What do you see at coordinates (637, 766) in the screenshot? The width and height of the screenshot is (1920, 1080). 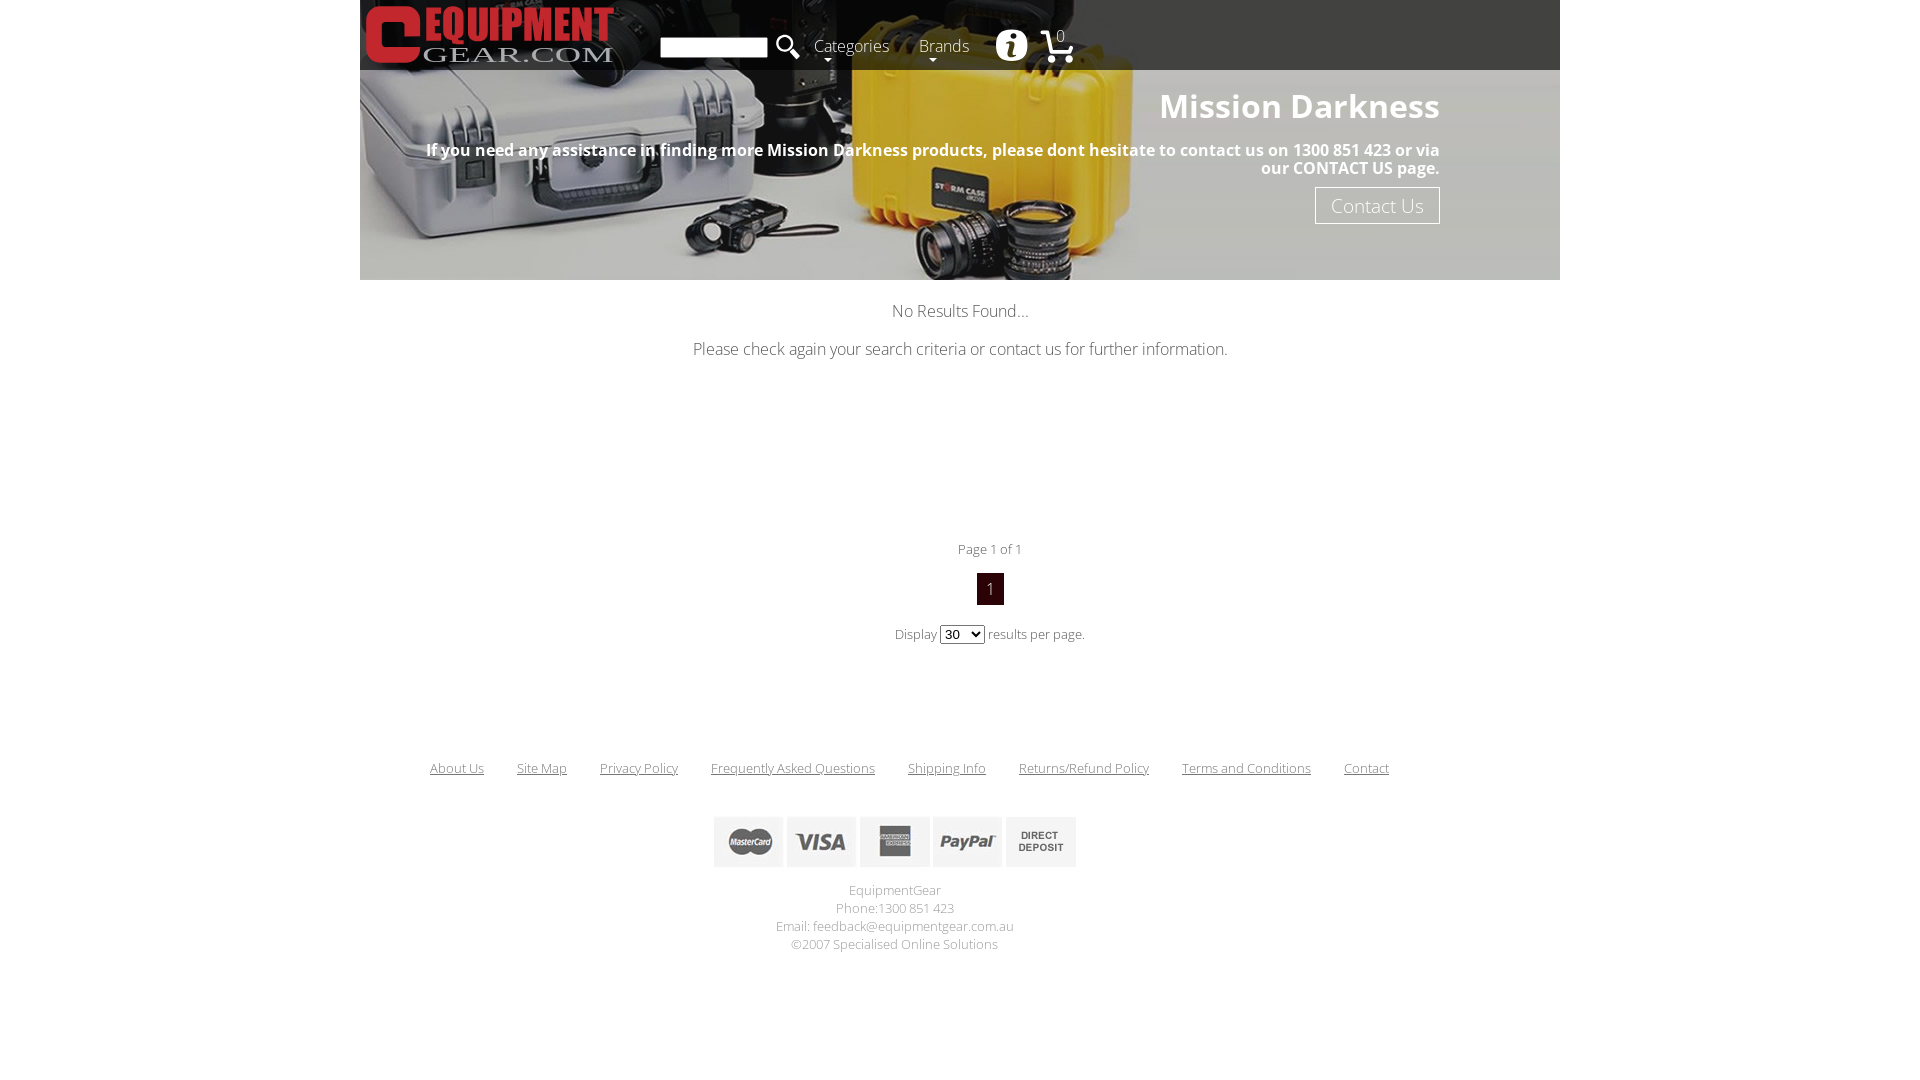 I see `'Privacy Policy'` at bounding box center [637, 766].